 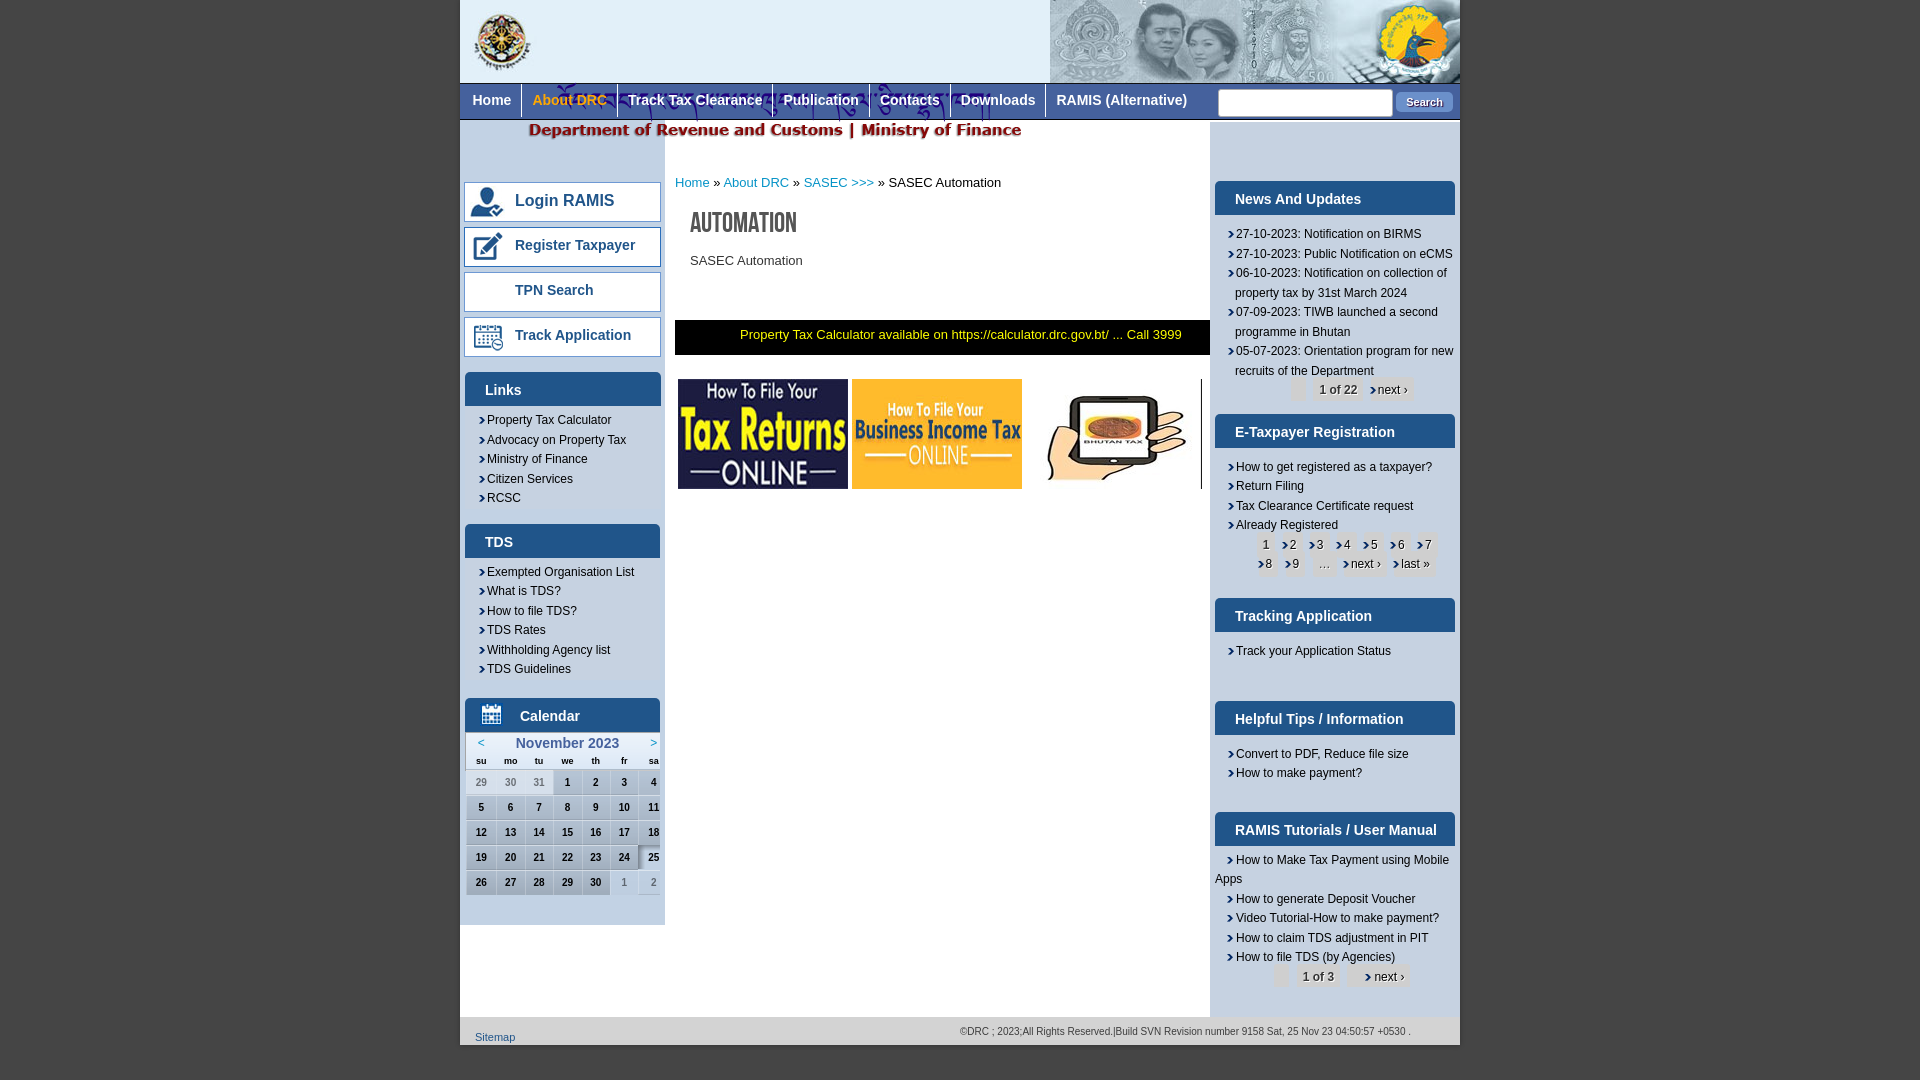 I want to click on 'Exempted Organisation List', so click(x=475, y=571).